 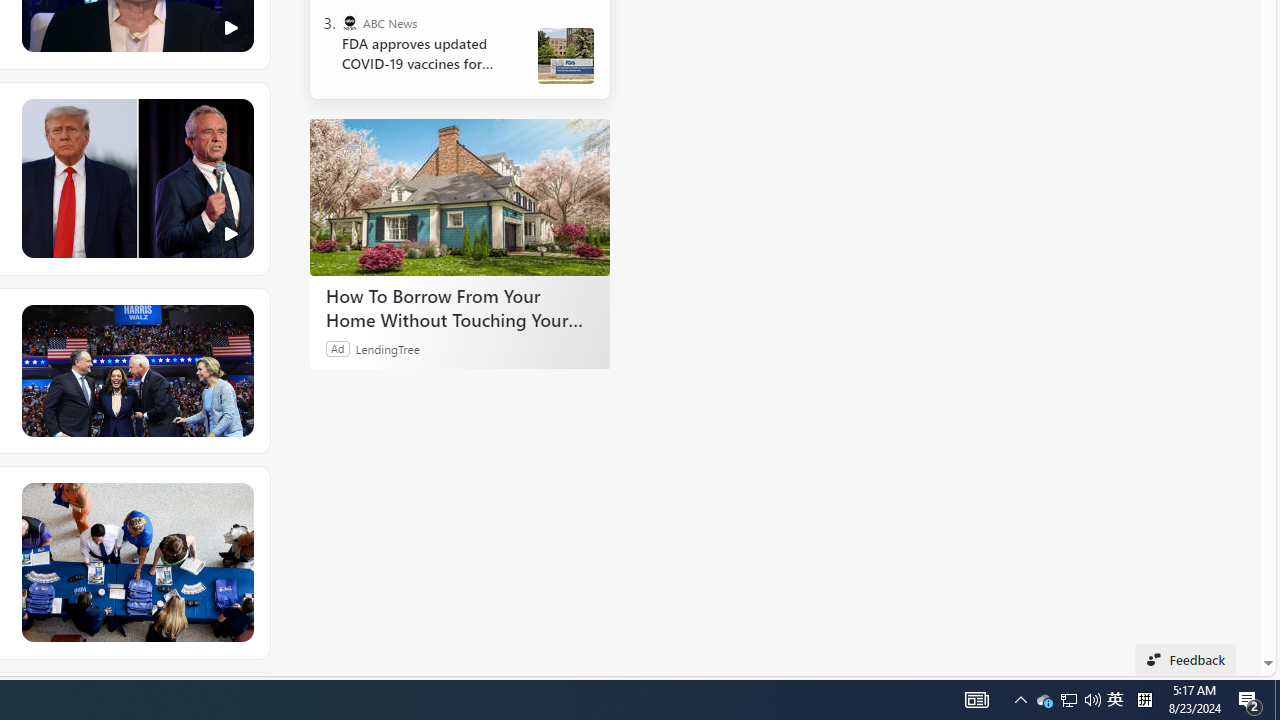 What do you see at coordinates (135, 178) in the screenshot?
I see `'Class: hero-image'` at bounding box center [135, 178].